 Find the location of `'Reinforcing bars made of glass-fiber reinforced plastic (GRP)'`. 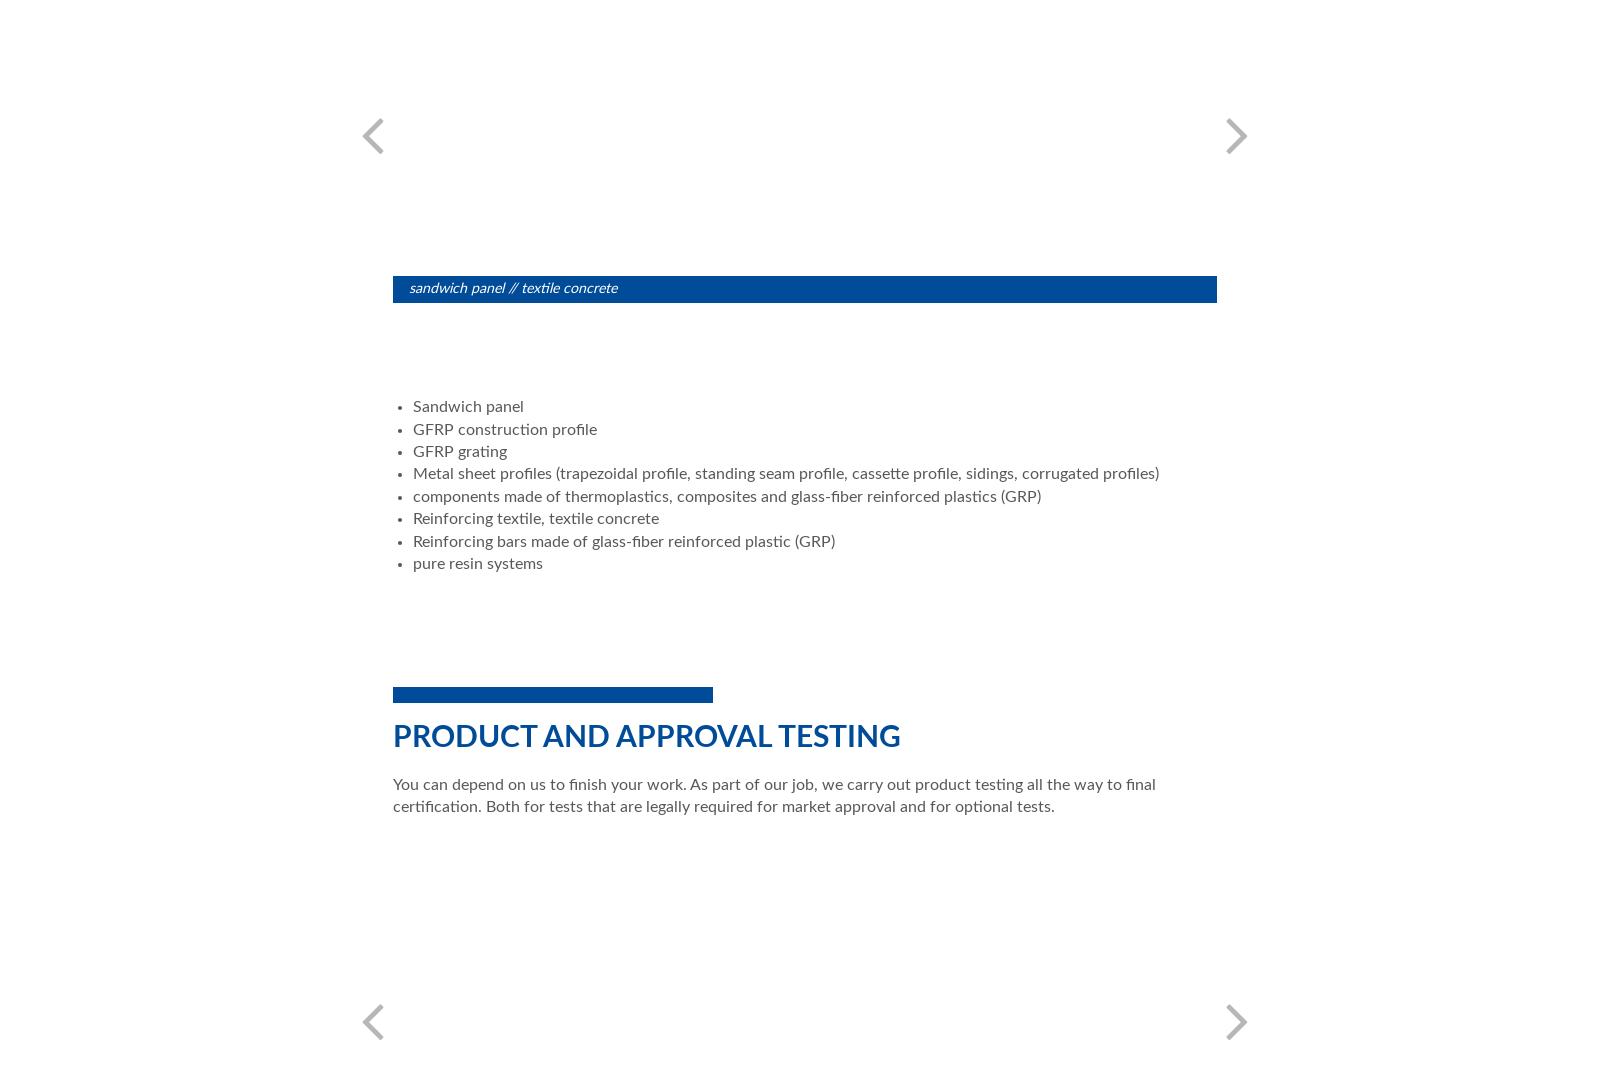

'Reinforcing bars made of glass-fiber reinforced plastic (GRP)' is located at coordinates (624, 541).